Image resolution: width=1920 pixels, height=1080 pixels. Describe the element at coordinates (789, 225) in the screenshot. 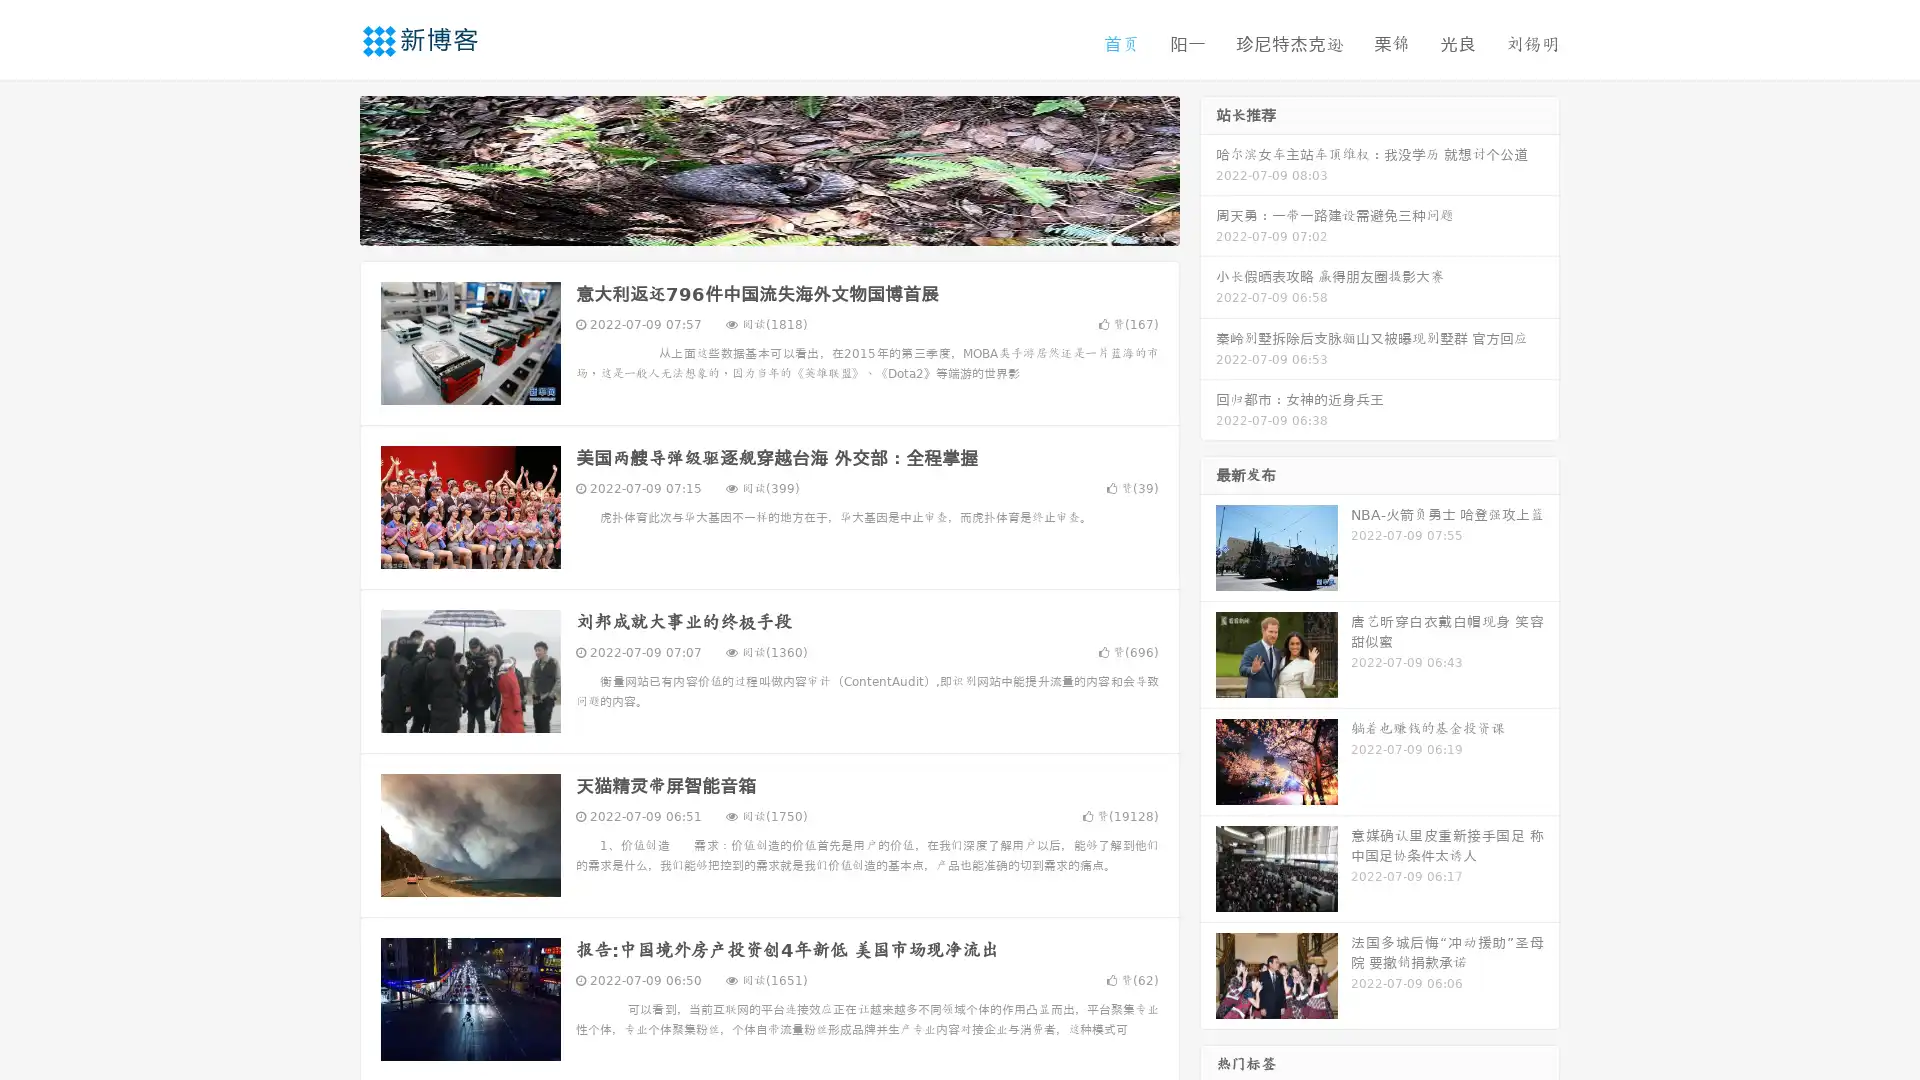

I see `Go to slide 3` at that location.